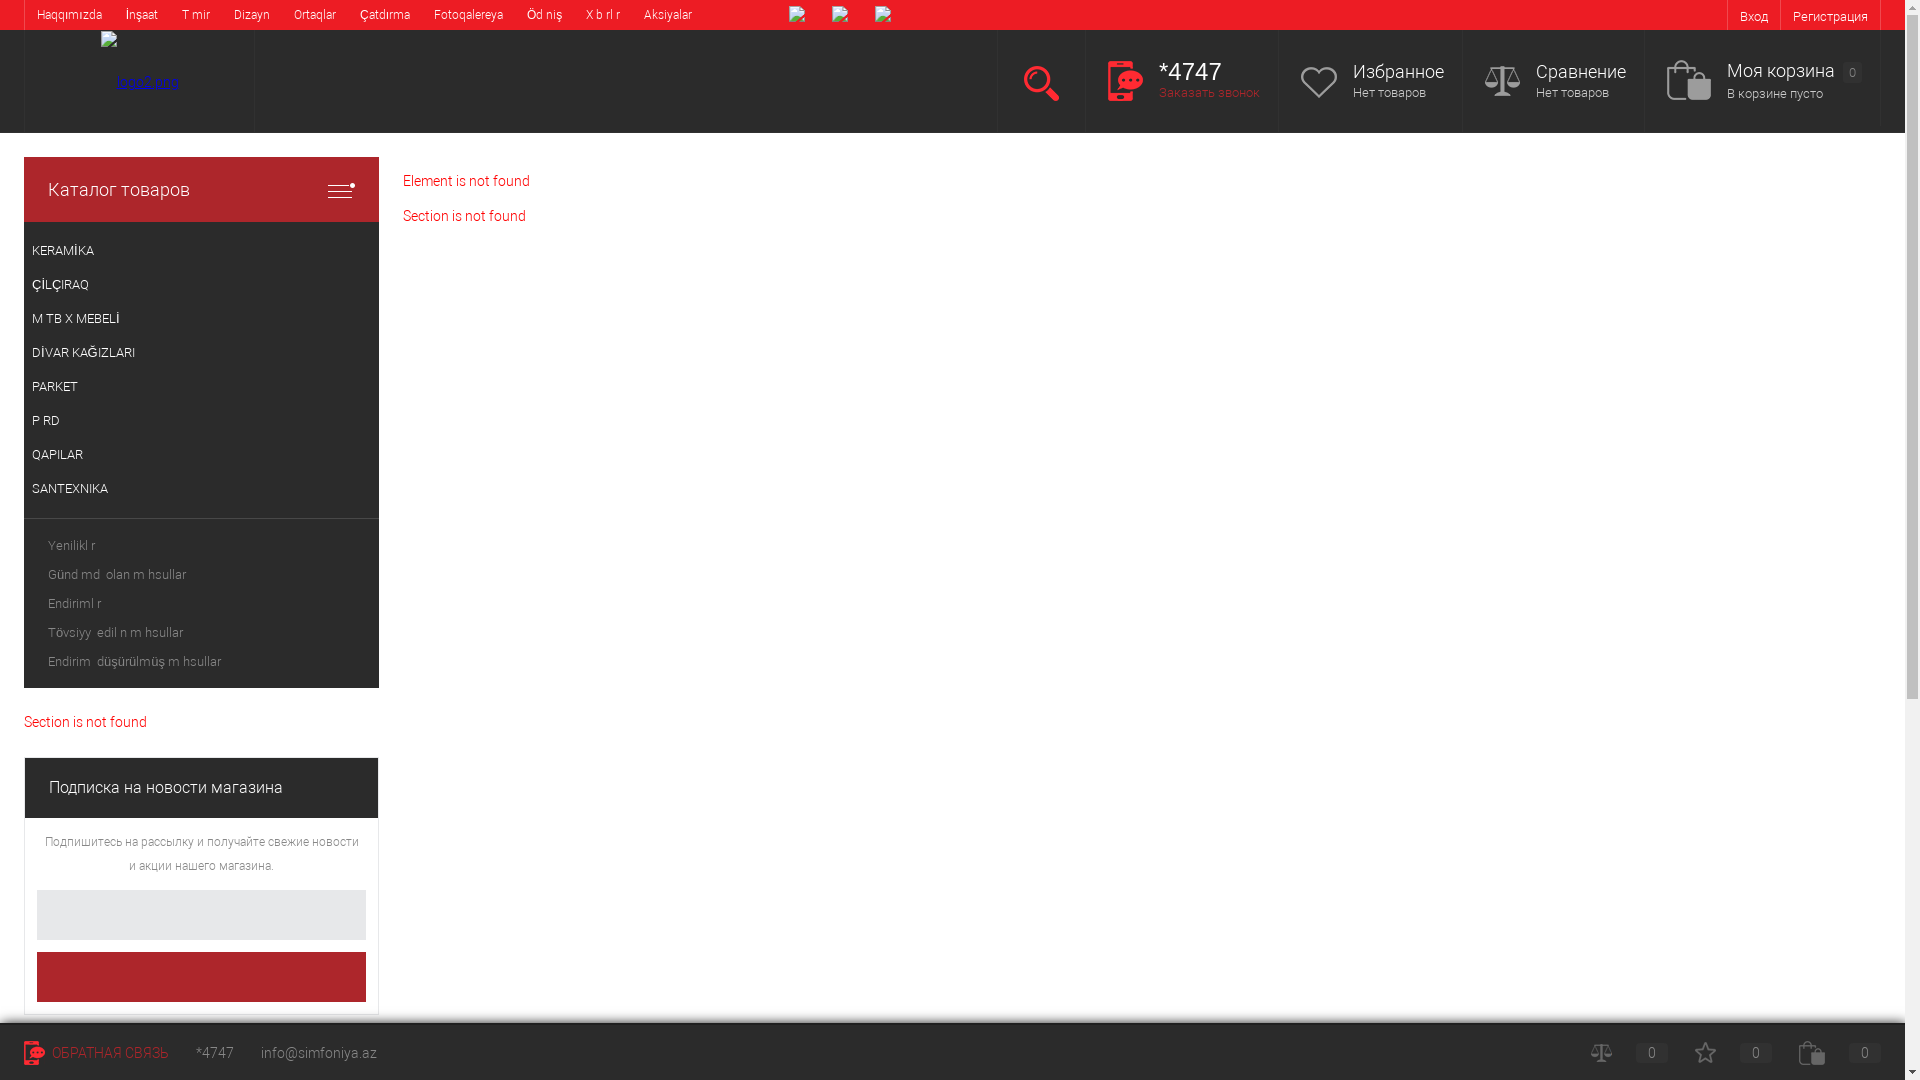  I want to click on 'Fotoqalereya', so click(421, 15).